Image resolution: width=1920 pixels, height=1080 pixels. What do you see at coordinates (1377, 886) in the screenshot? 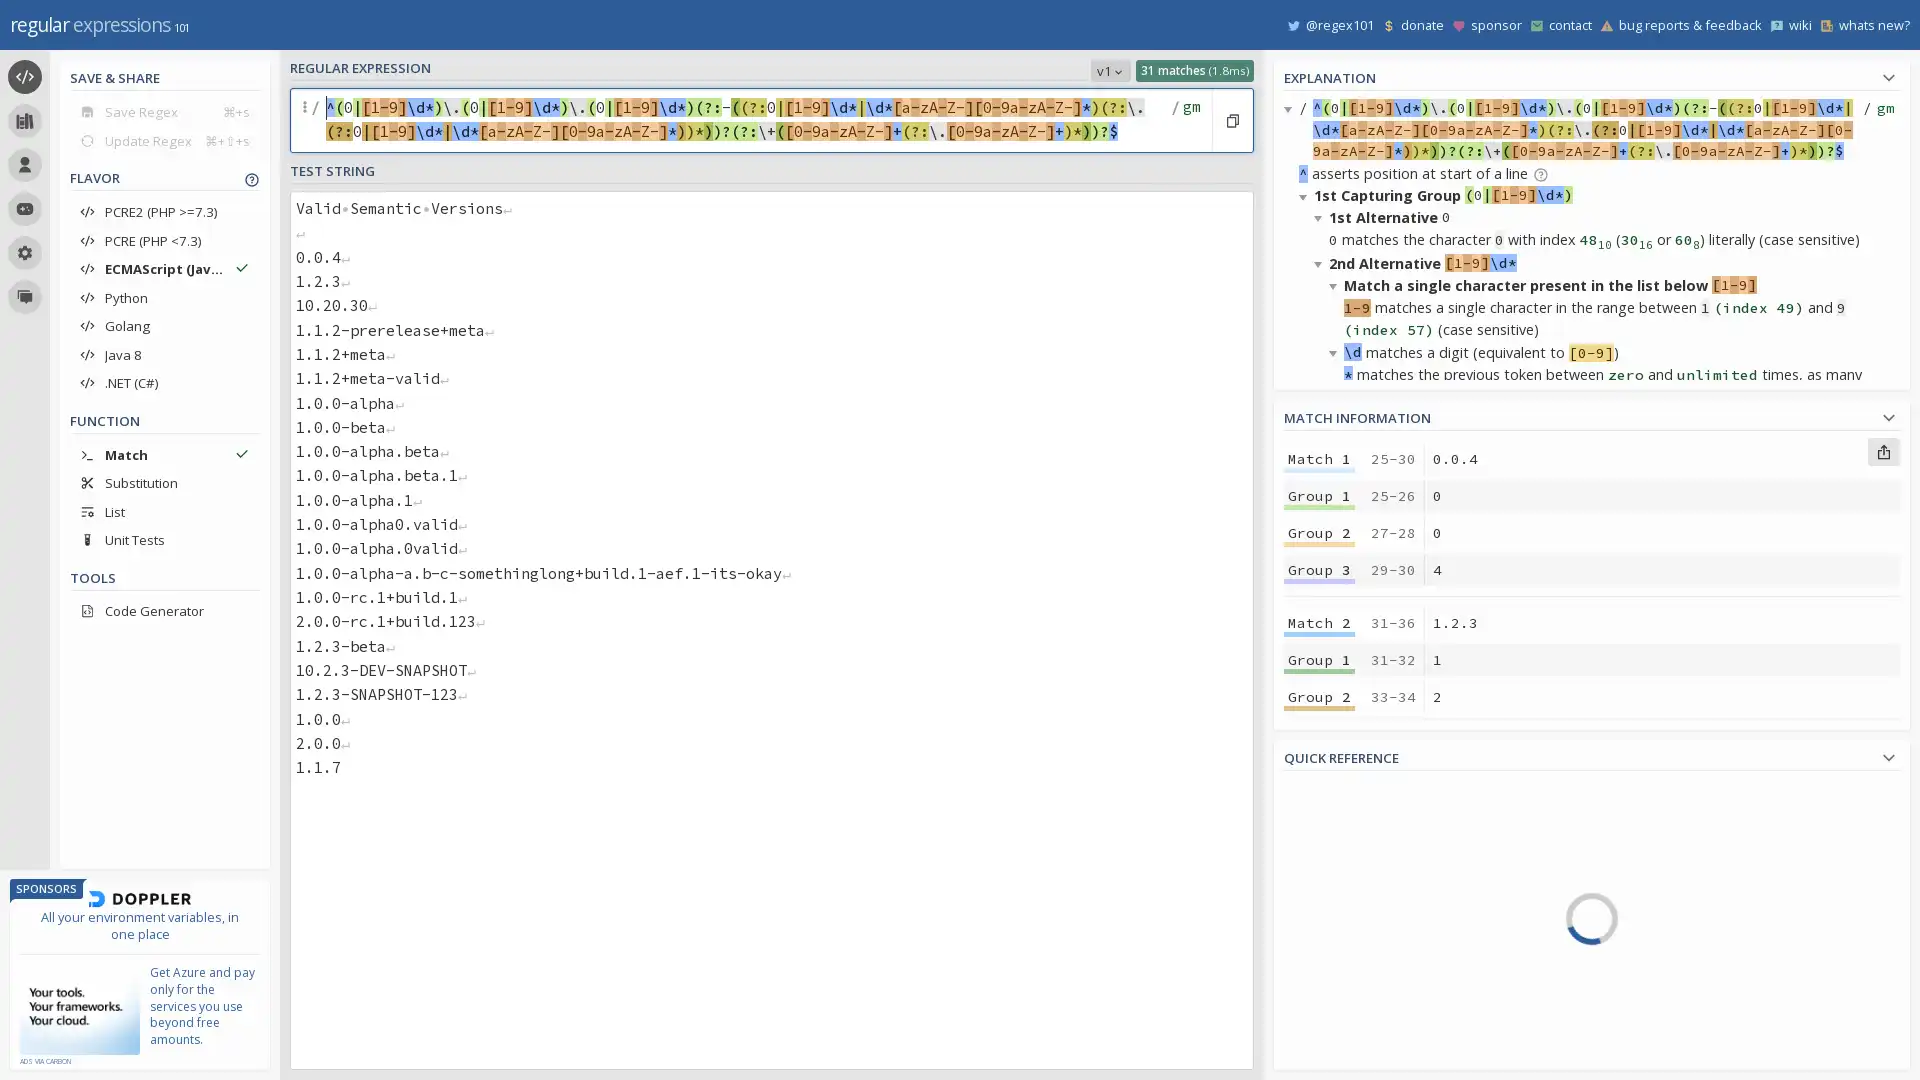
I see `General Tokens` at bounding box center [1377, 886].